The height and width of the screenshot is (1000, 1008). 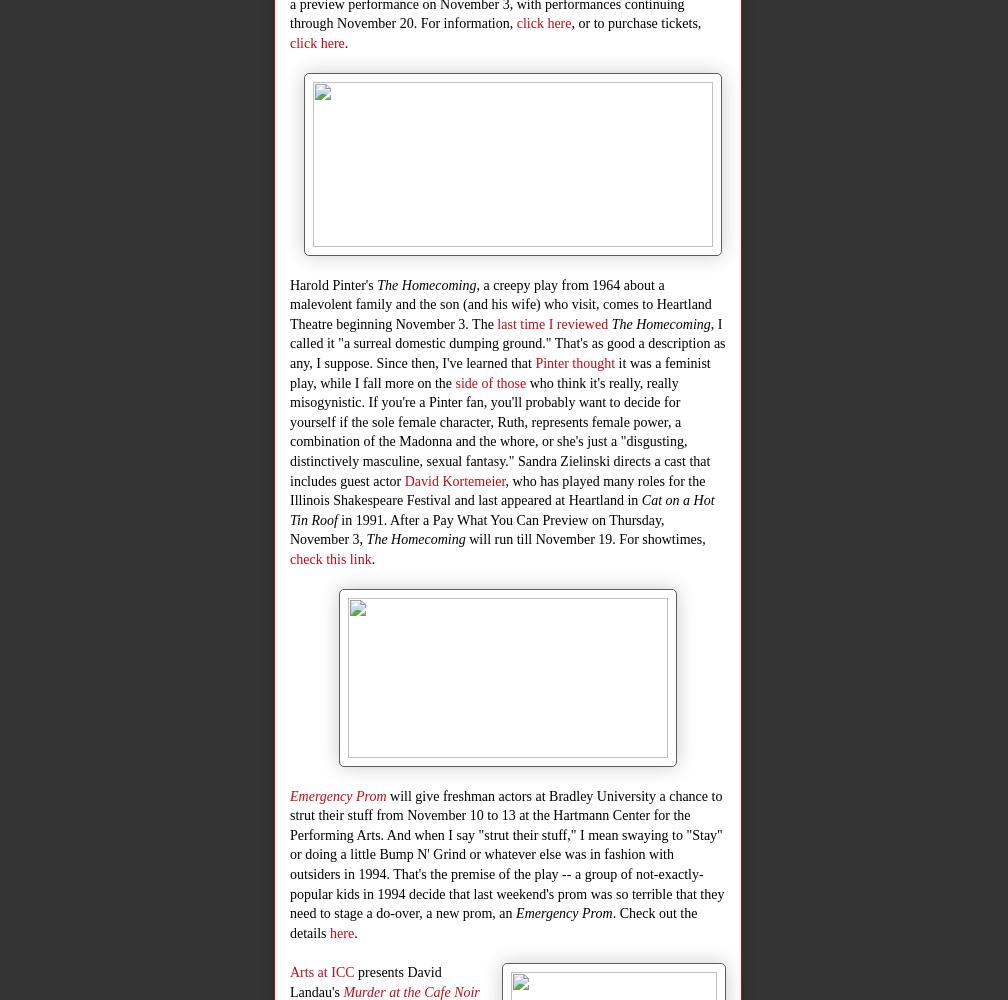 What do you see at coordinates (501, 510) in the screenshot?
I see `'Cat on a Hot Tin Roof'` at bounding box center [501, 510].